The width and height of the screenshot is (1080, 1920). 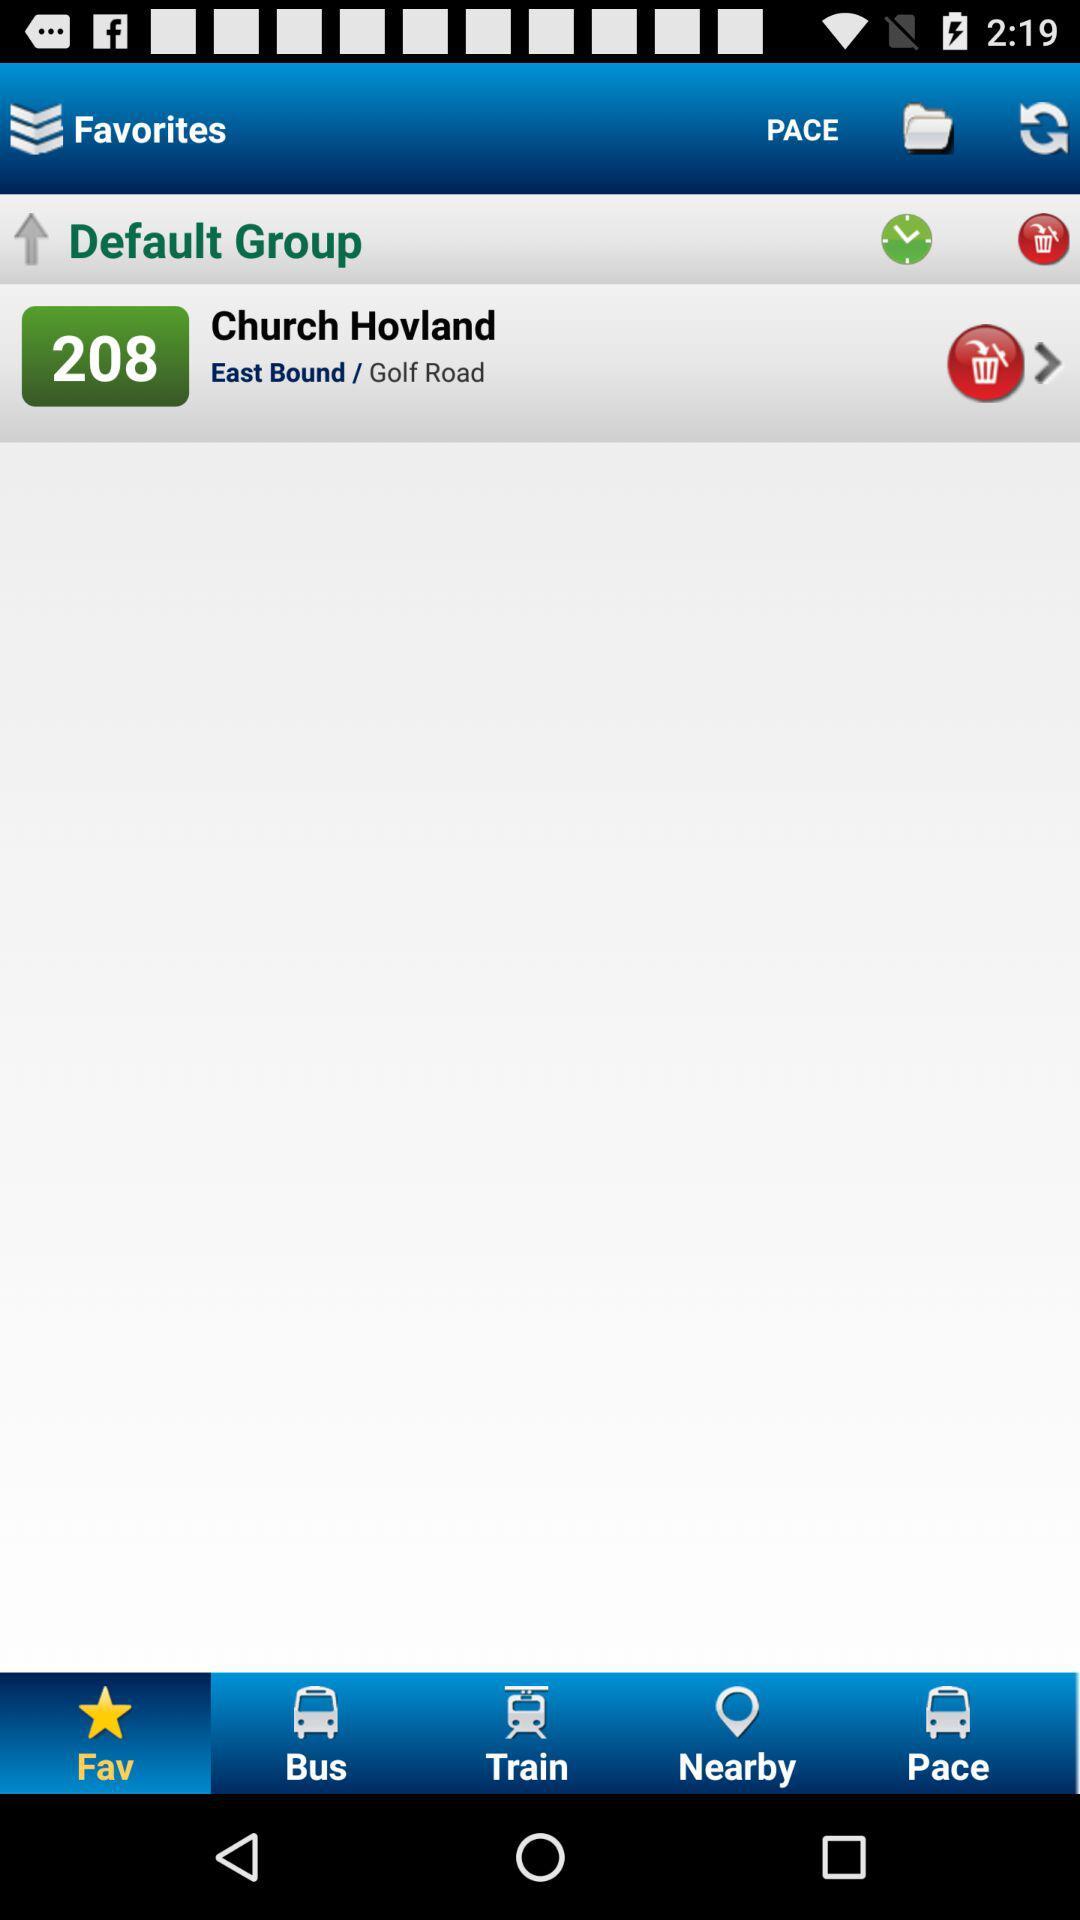 What do you see at coordinates (36, 136) in the screenshot?
I see `the layers icon` at bounding box center [36, 136].